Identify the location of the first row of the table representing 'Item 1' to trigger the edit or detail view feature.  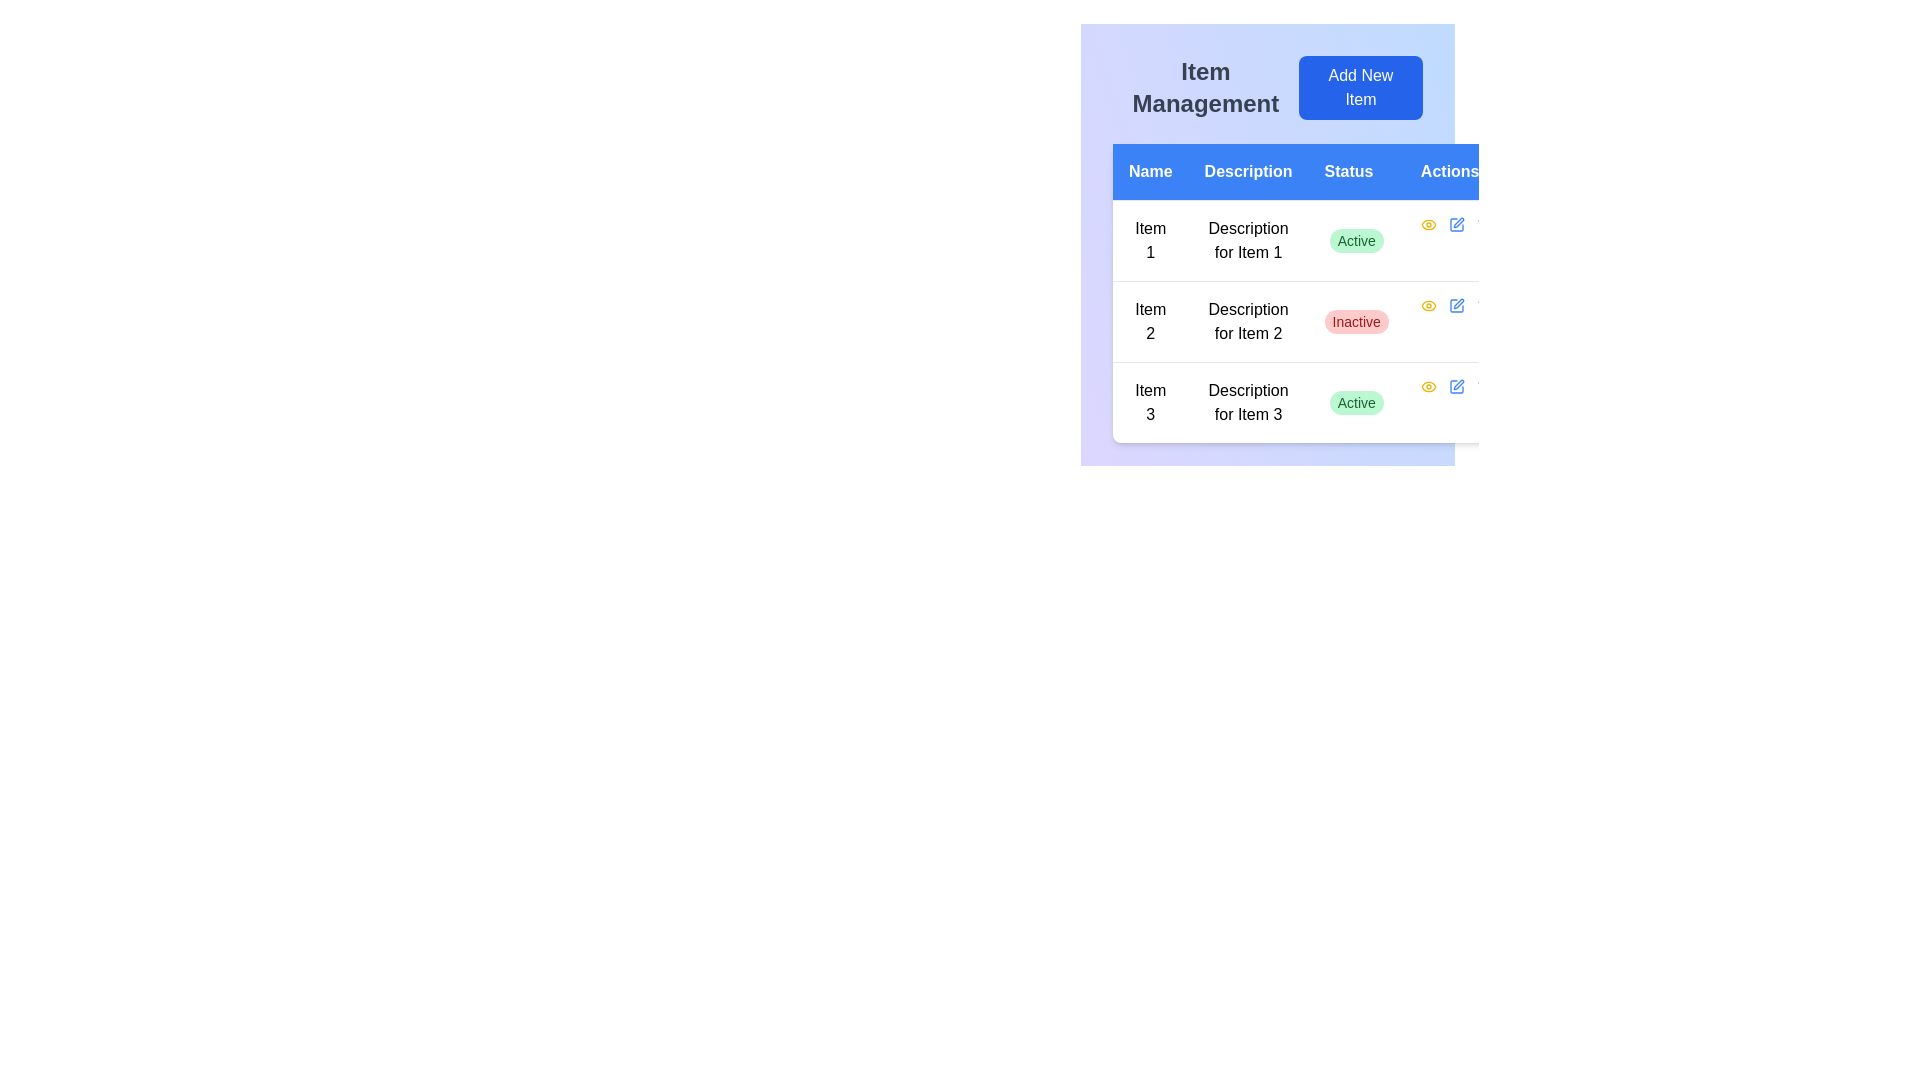
(1310, 239).